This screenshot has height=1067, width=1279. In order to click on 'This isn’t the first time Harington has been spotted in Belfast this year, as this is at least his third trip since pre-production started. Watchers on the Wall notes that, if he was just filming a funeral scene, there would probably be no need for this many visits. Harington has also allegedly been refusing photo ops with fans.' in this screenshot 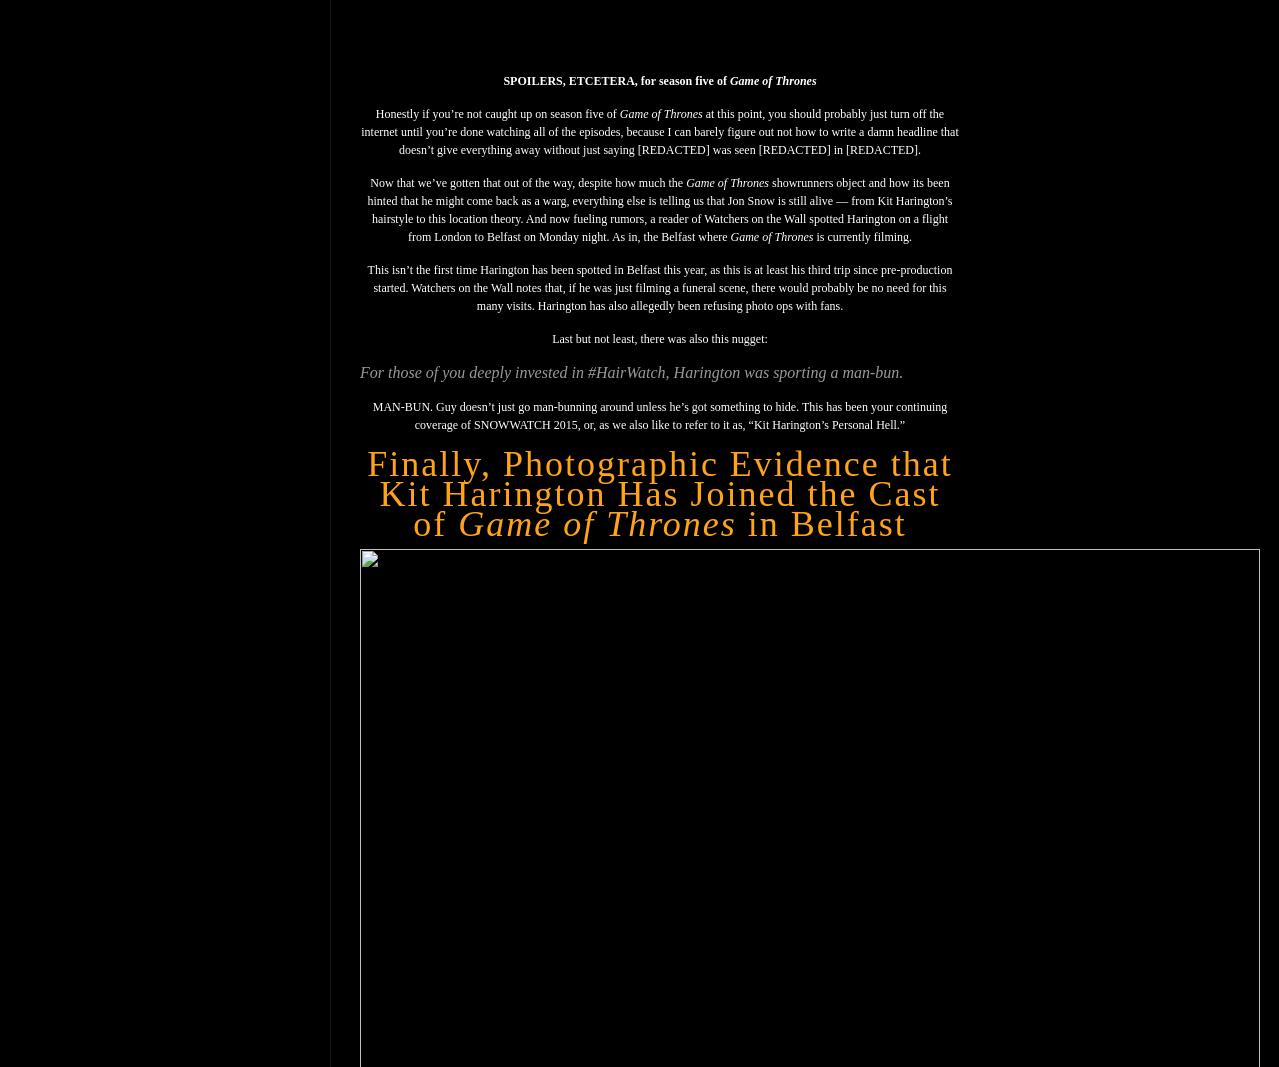, I will do `click(658, 287)`.